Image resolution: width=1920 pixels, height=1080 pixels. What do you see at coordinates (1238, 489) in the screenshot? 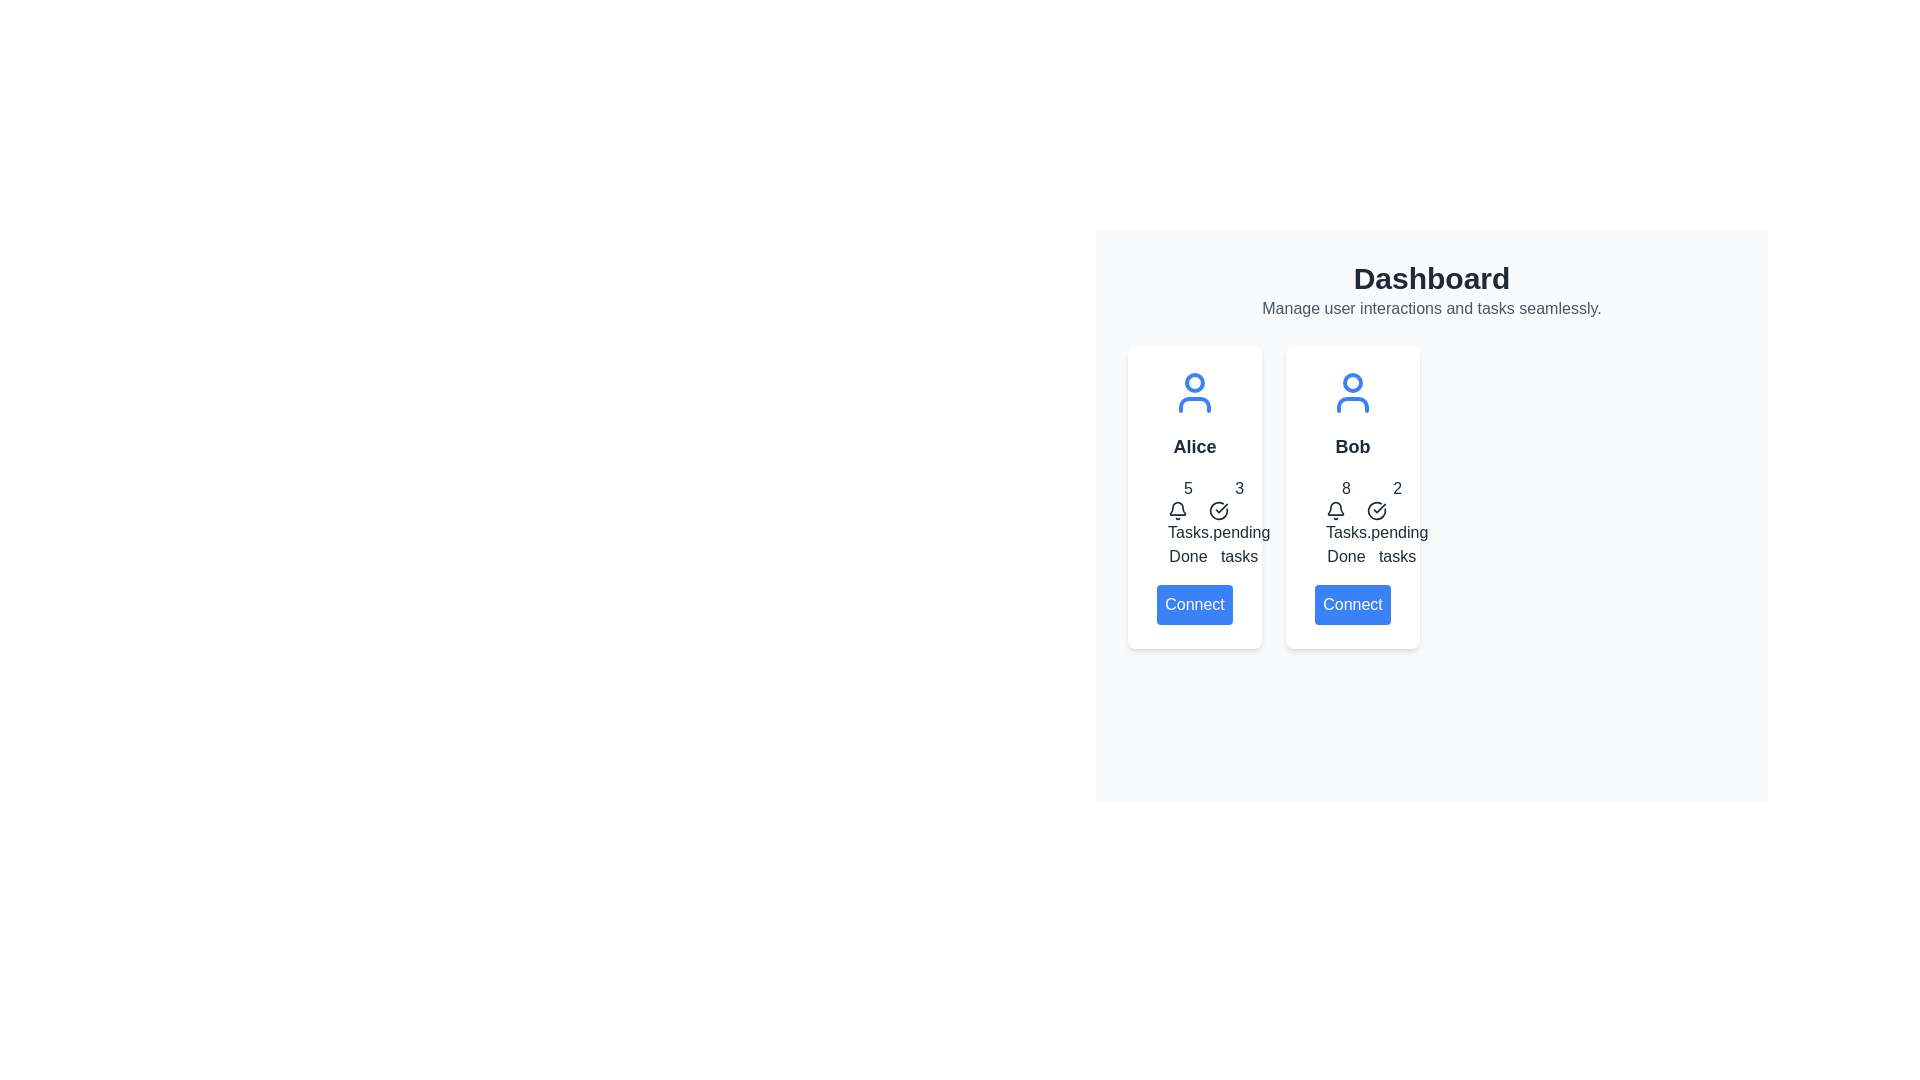
I see `the static text label displaying the numeral '3' in black, located at the top section of the statistics widget for user 'Alice', above the 'pending tasks' text` at bounding box center [1238, 489].